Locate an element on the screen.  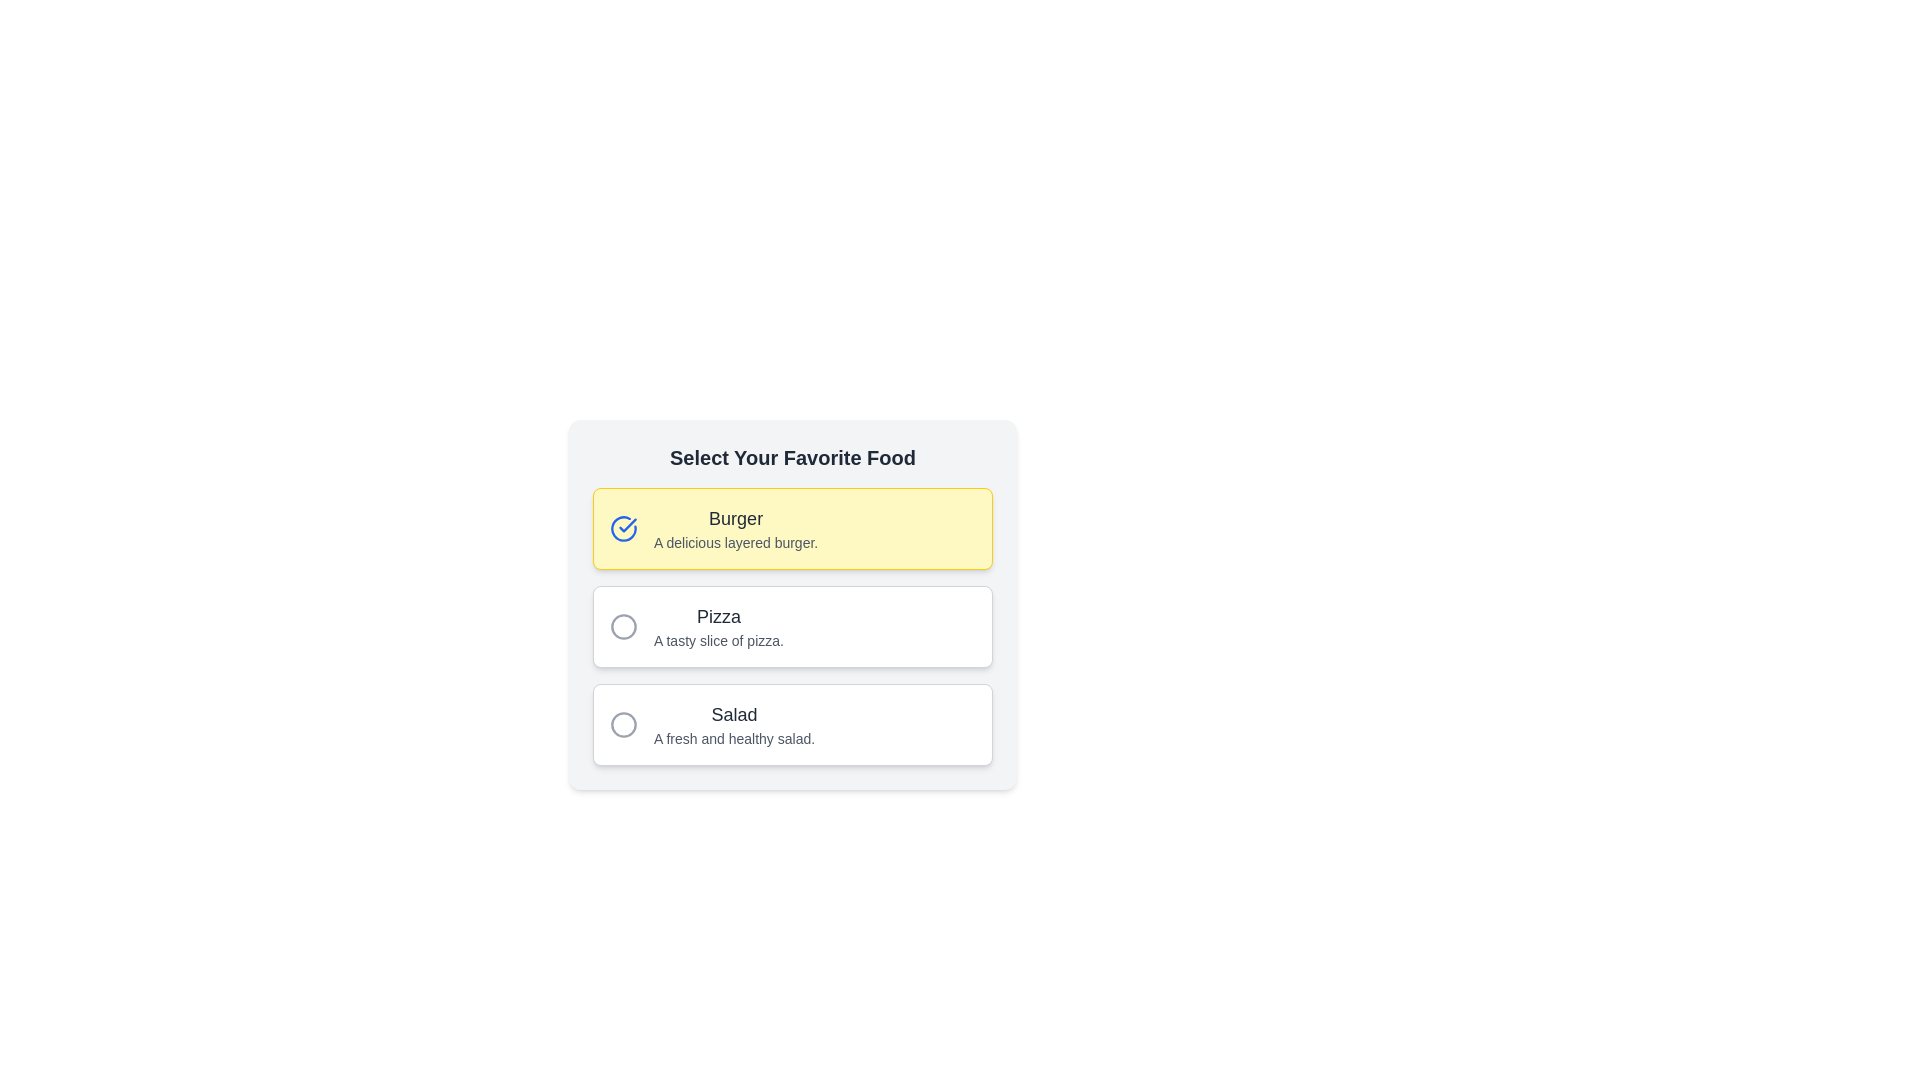
the hollow circle radio button is located at coordinates (623, 725).